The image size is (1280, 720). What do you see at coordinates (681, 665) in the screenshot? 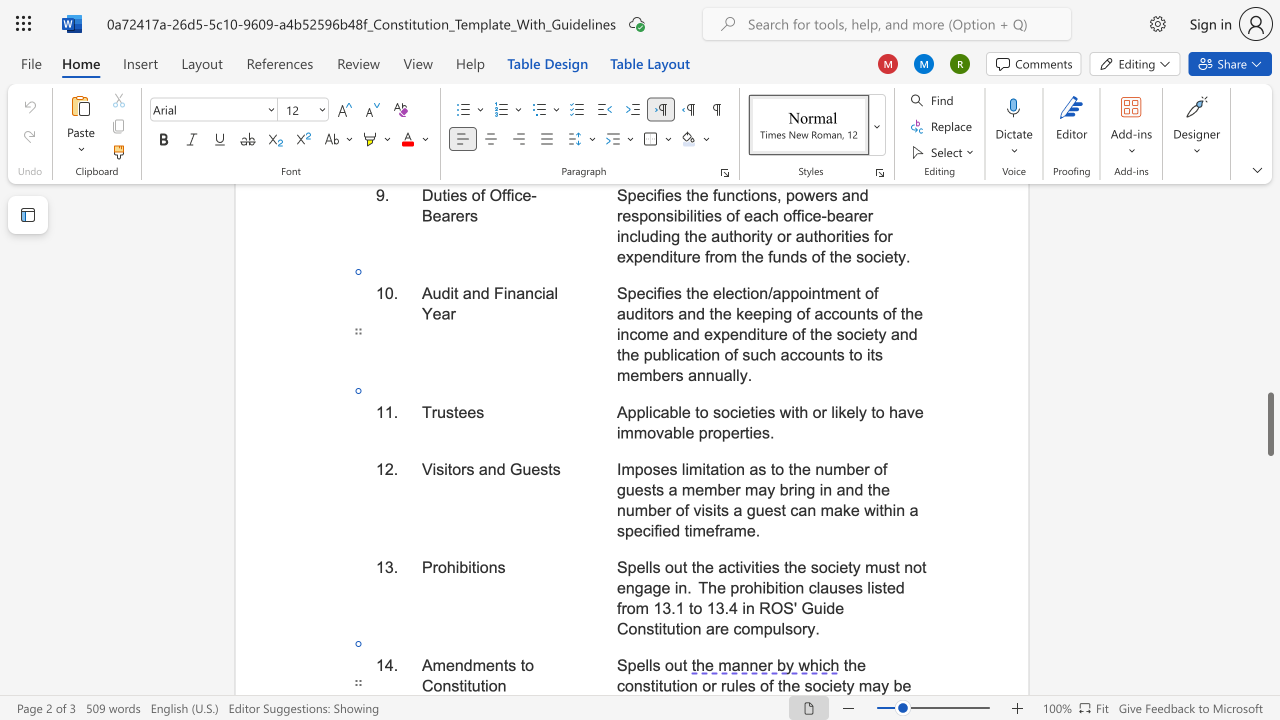
I see `the space between the continuous character "u" and "t" in the text` at bounding box center [681, 665].